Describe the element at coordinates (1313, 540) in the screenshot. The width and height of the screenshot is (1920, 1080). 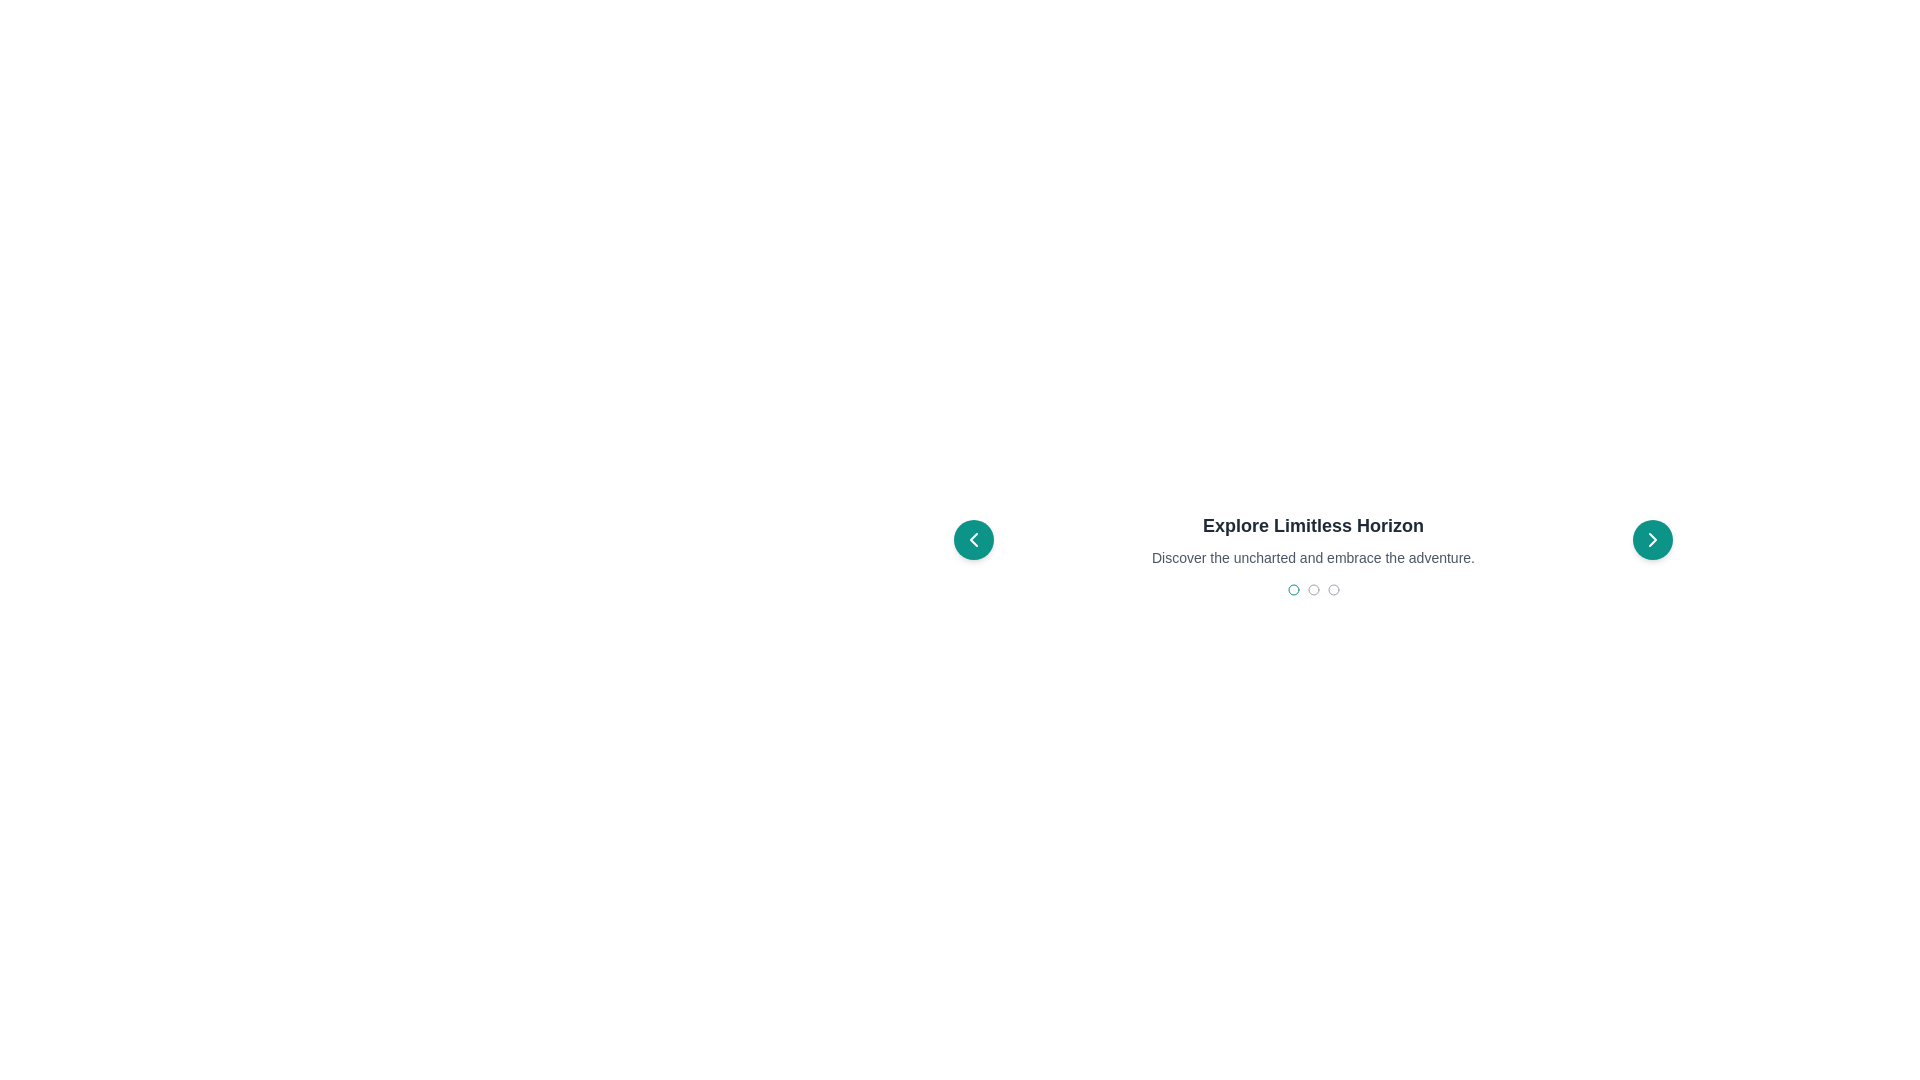
I see `the centrally aligned title and subtitle text element within the carousel, positioned between the navigation buttons` at that location.